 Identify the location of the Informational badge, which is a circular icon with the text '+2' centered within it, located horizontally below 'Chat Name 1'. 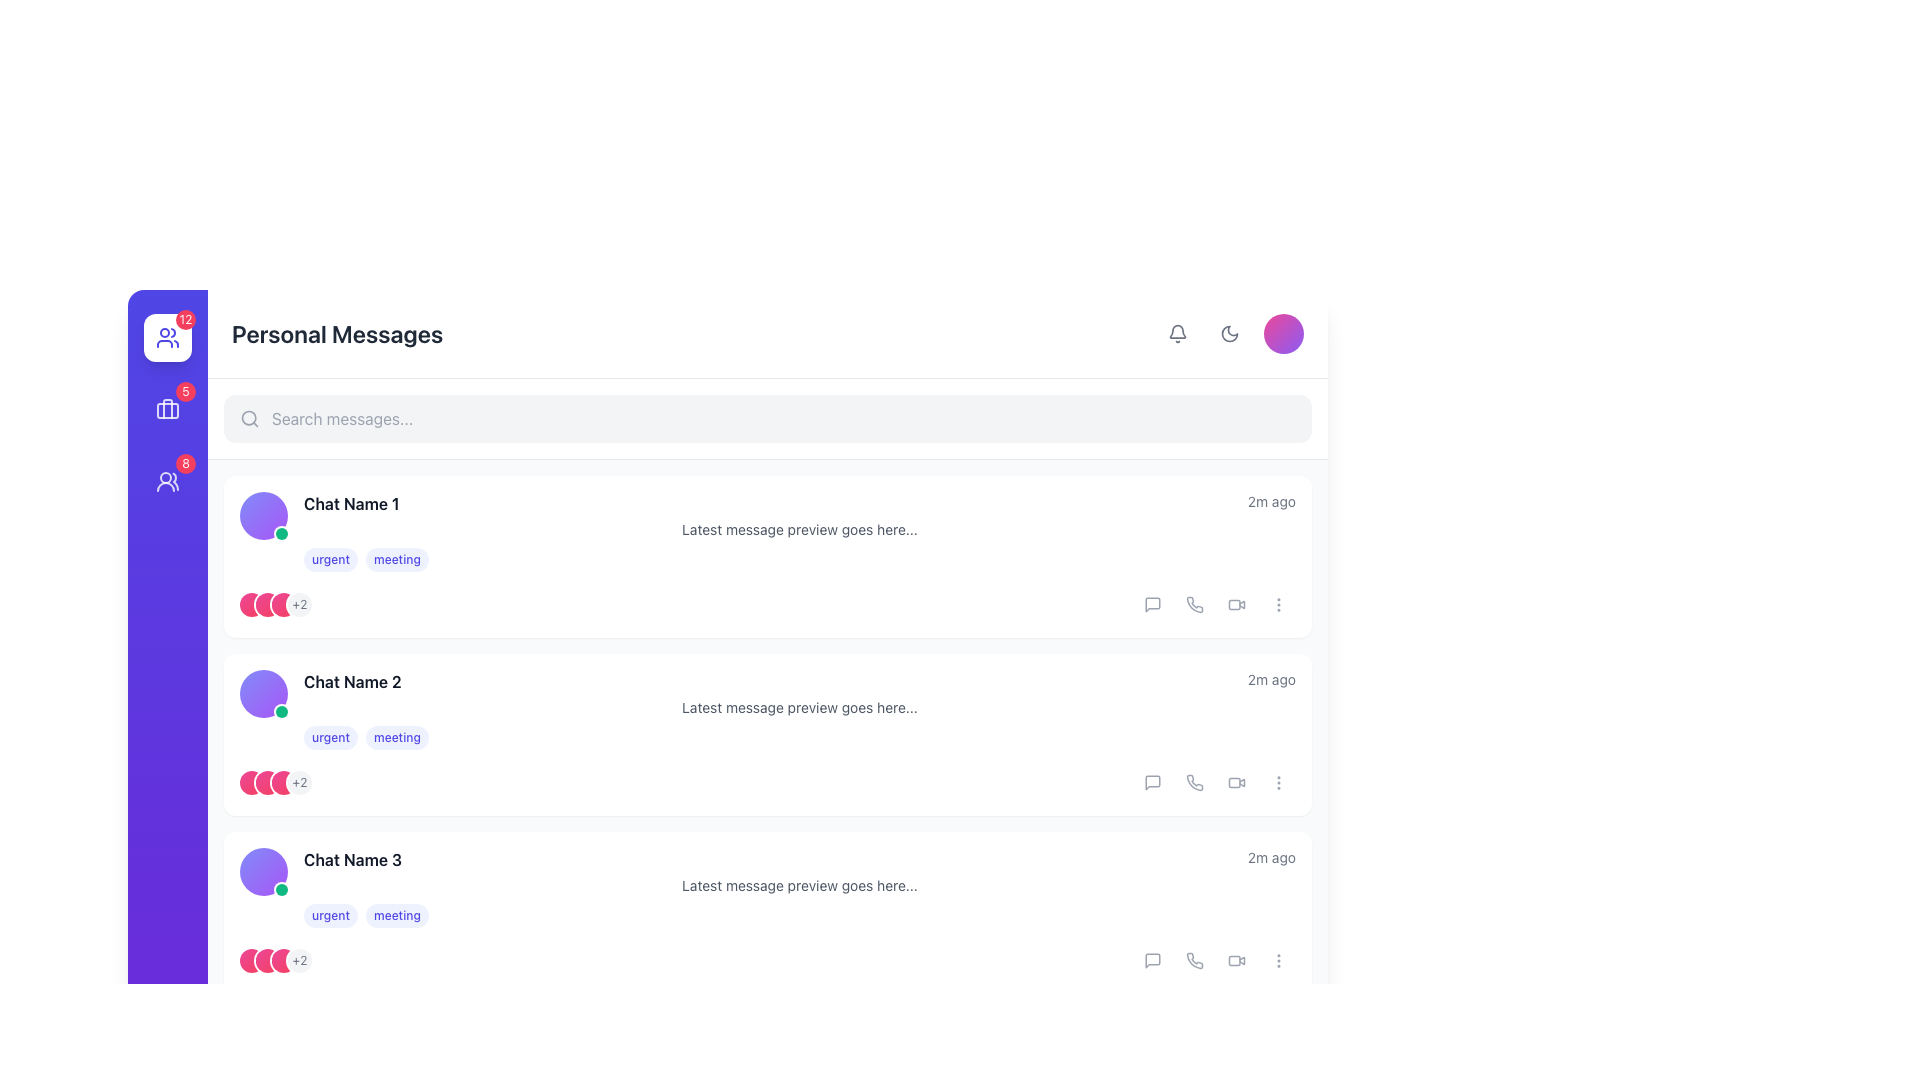
(298, 604).